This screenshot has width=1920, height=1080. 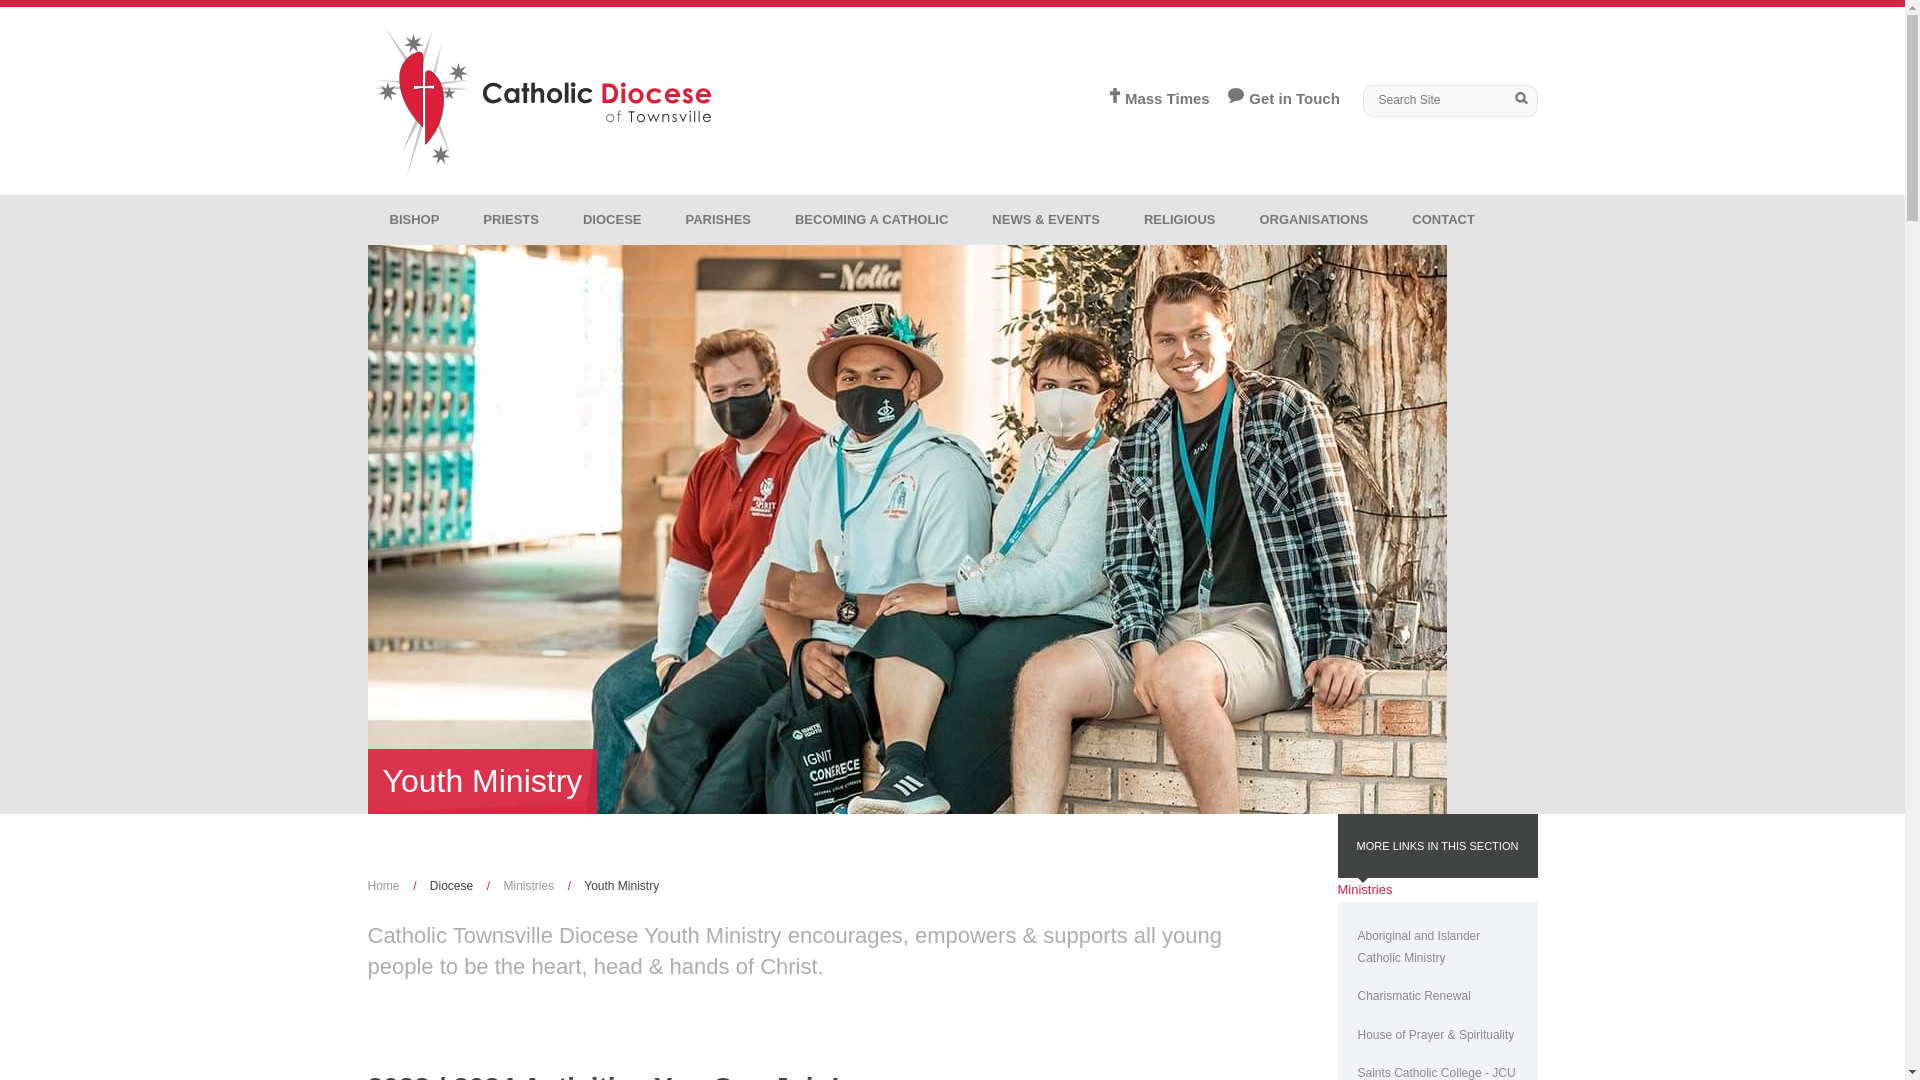 What do you see at coordinates (662, 219) in the screenshot?
I see `'PARISHES'` at bounding box center [662, 219].